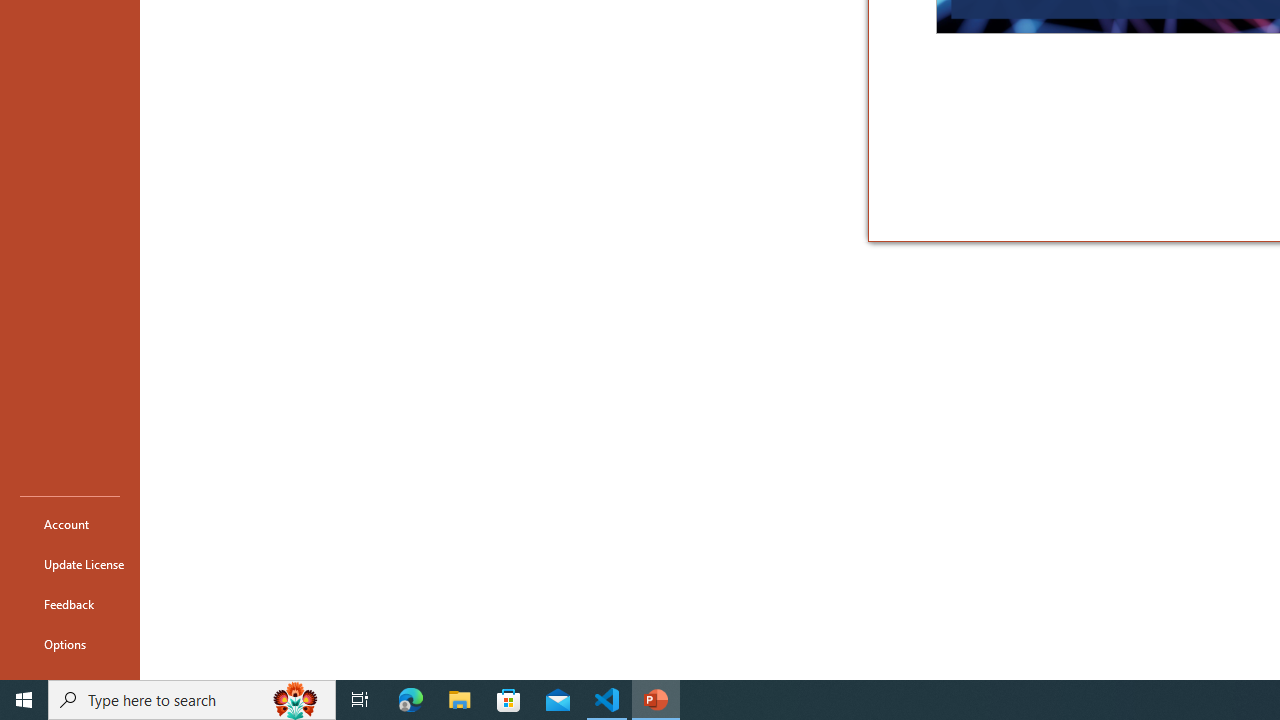 The height and width of the screenshot is (720, 1280). What do you see at coordinates (69, 603) in the screenshot?
I see `'Feedback'` at bounding box center [69, 603].